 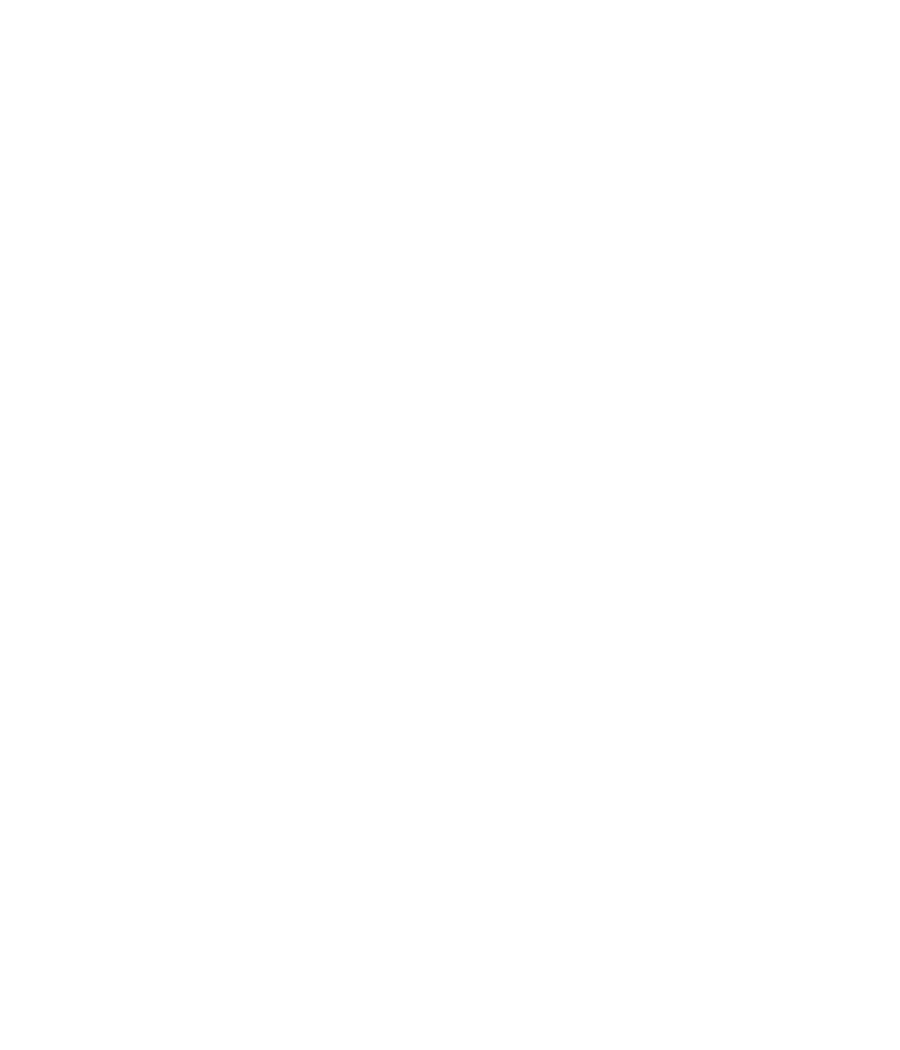 What do you see at coordinates (132, 559) in the screenshot?
I see `'Draper Cuts Ribbon on 100,000 Square Foot Addition'` at bounding box center [132, 559].